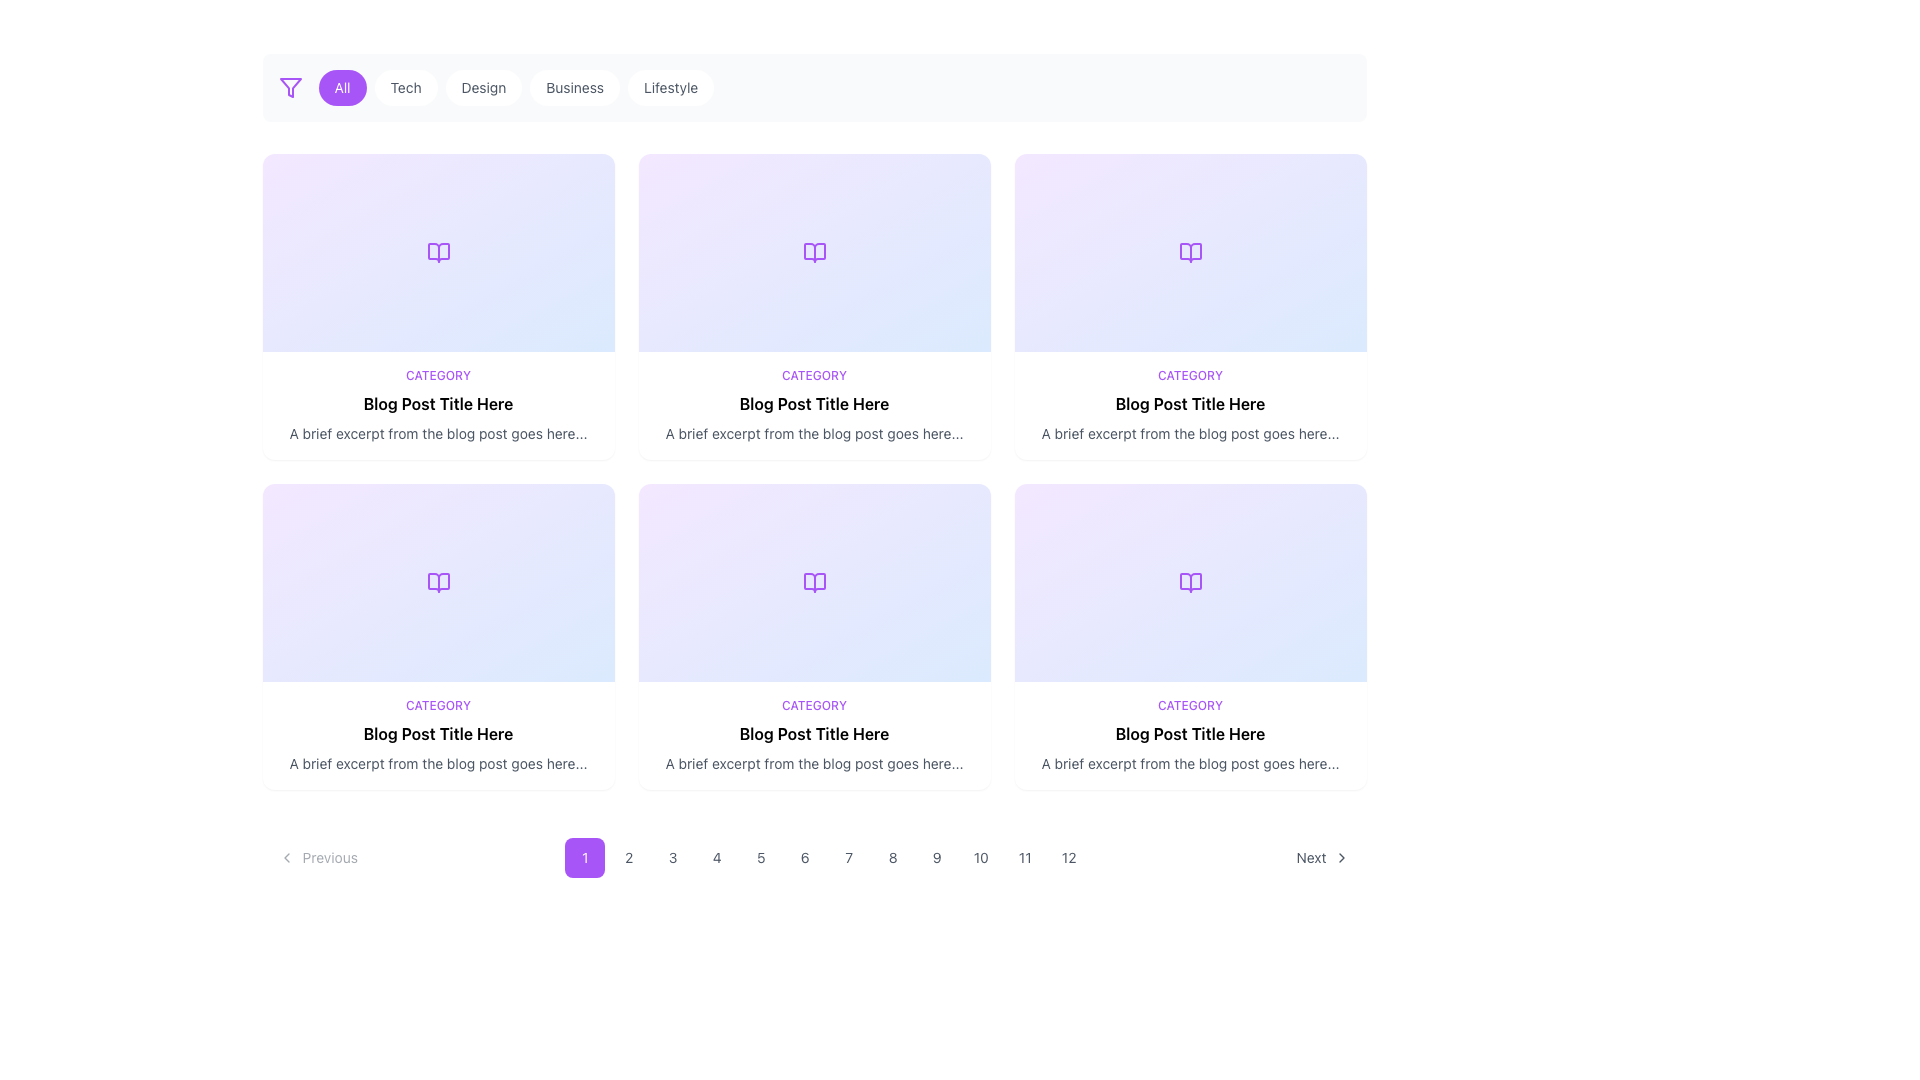 Image resolution: width=1920 pixels, height=1080 pixels. Describe the element at coordinates (814, 582) in the screenshot. I see `the graphic component with a gradient background and a purple book icon located in the second column of the second row of the grid layout` at that location.